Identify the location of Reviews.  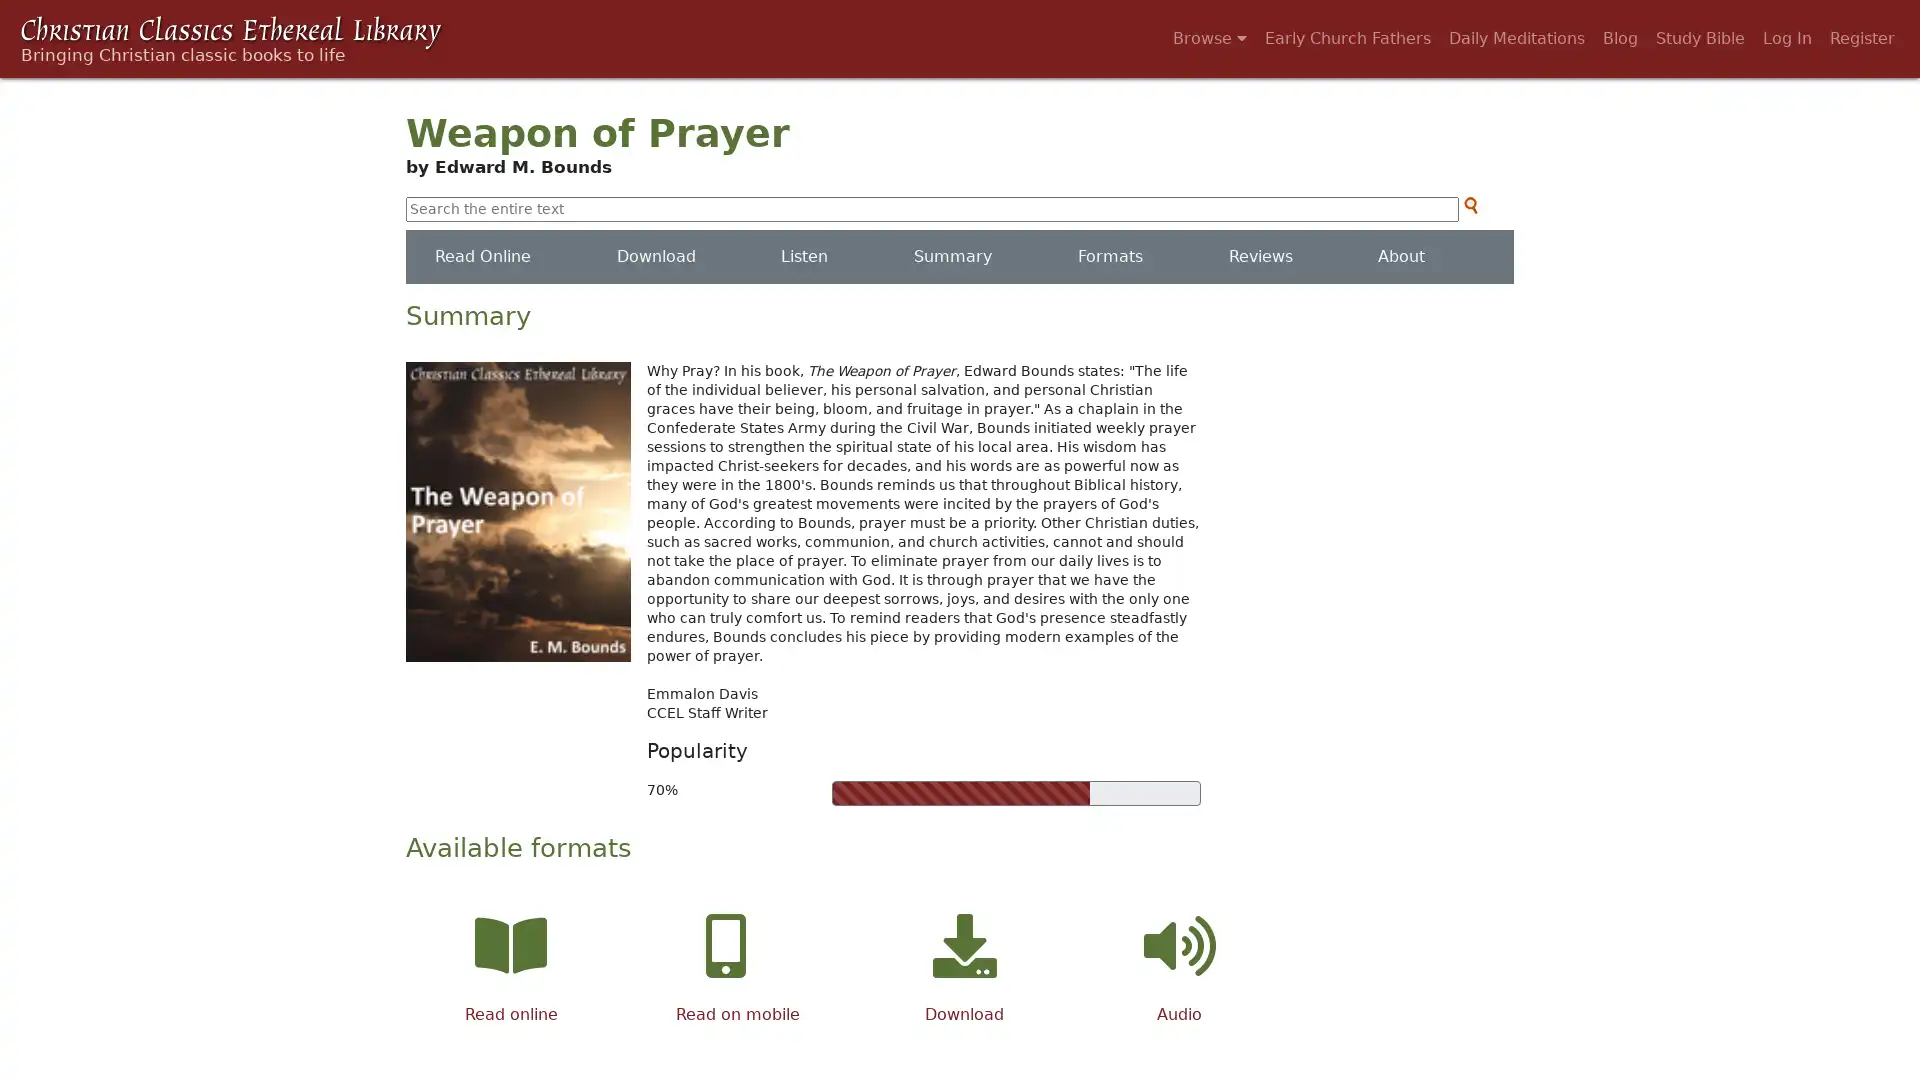
(1258, 256).